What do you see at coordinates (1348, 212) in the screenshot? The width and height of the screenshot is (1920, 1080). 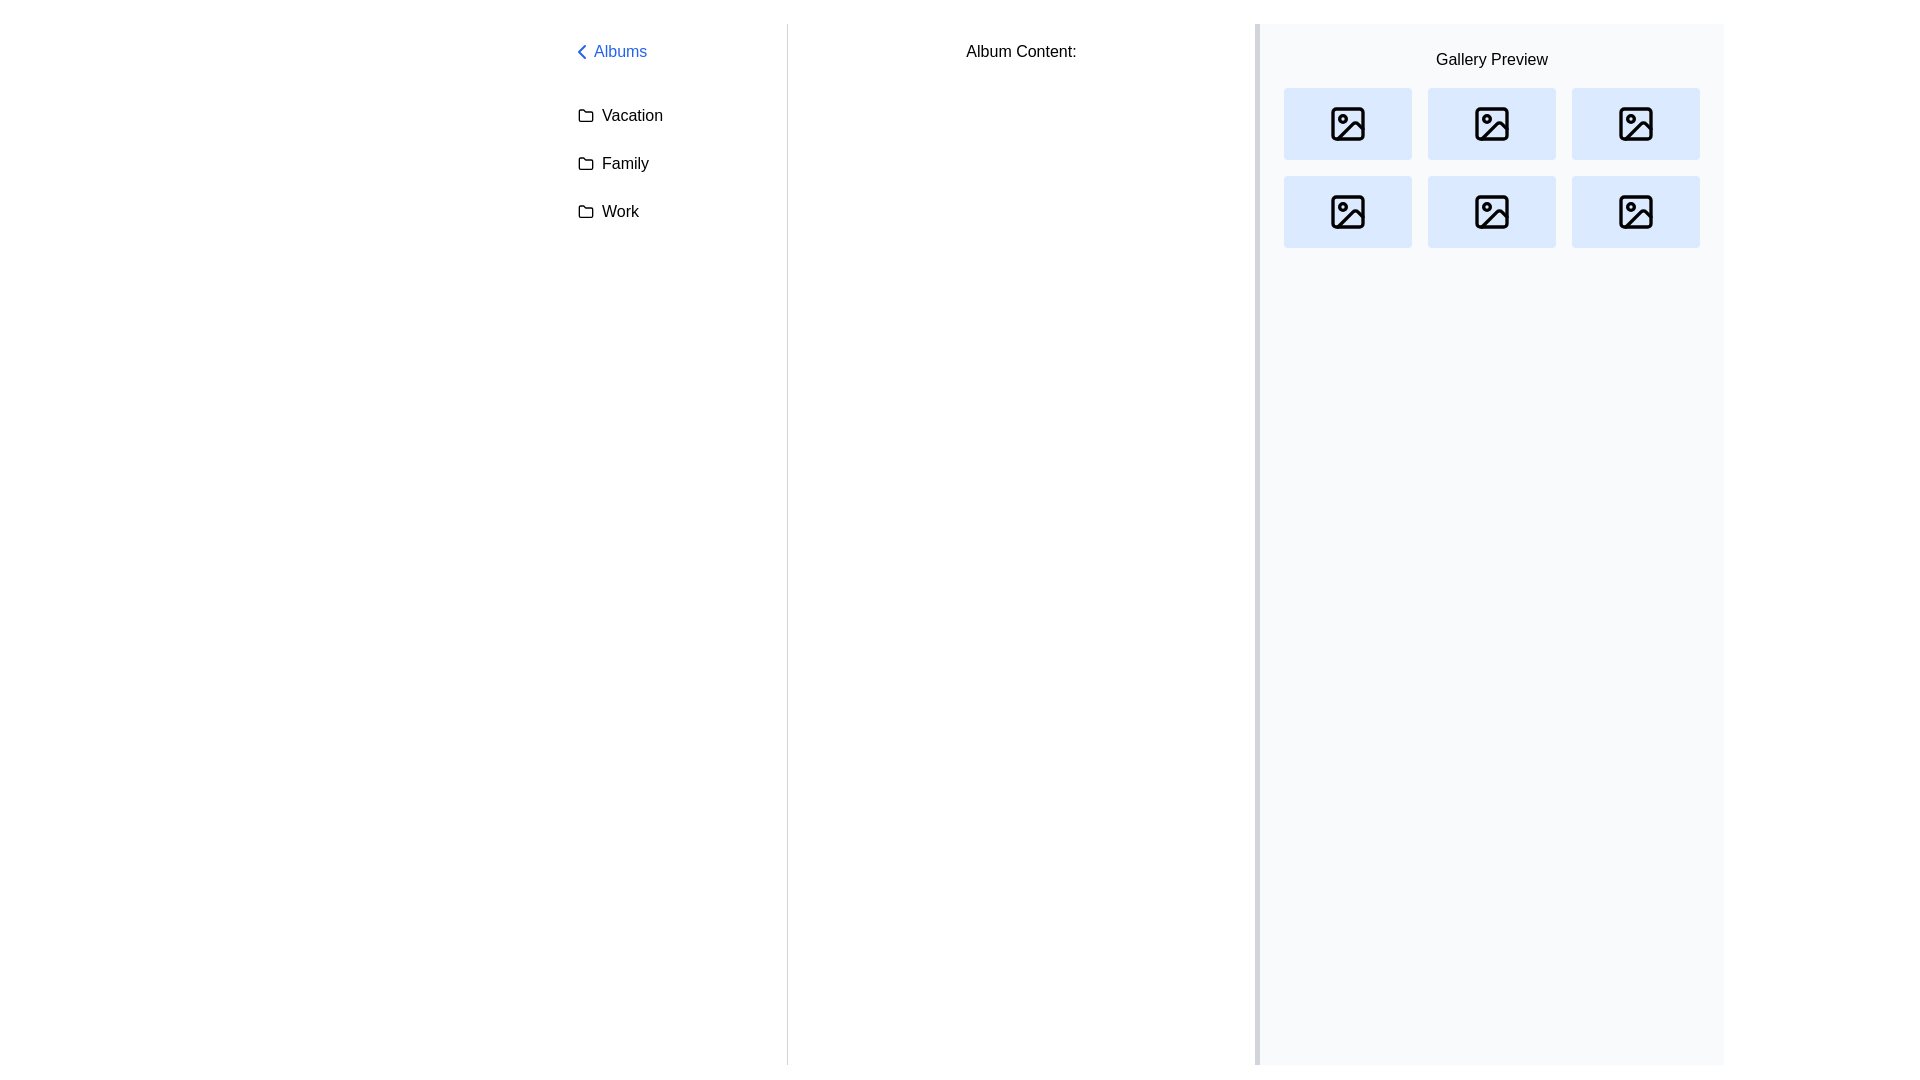 I see `the blue square-shaped icon button with a rounded edge and an image placeholder icon` at bounding box center [1348, 212].